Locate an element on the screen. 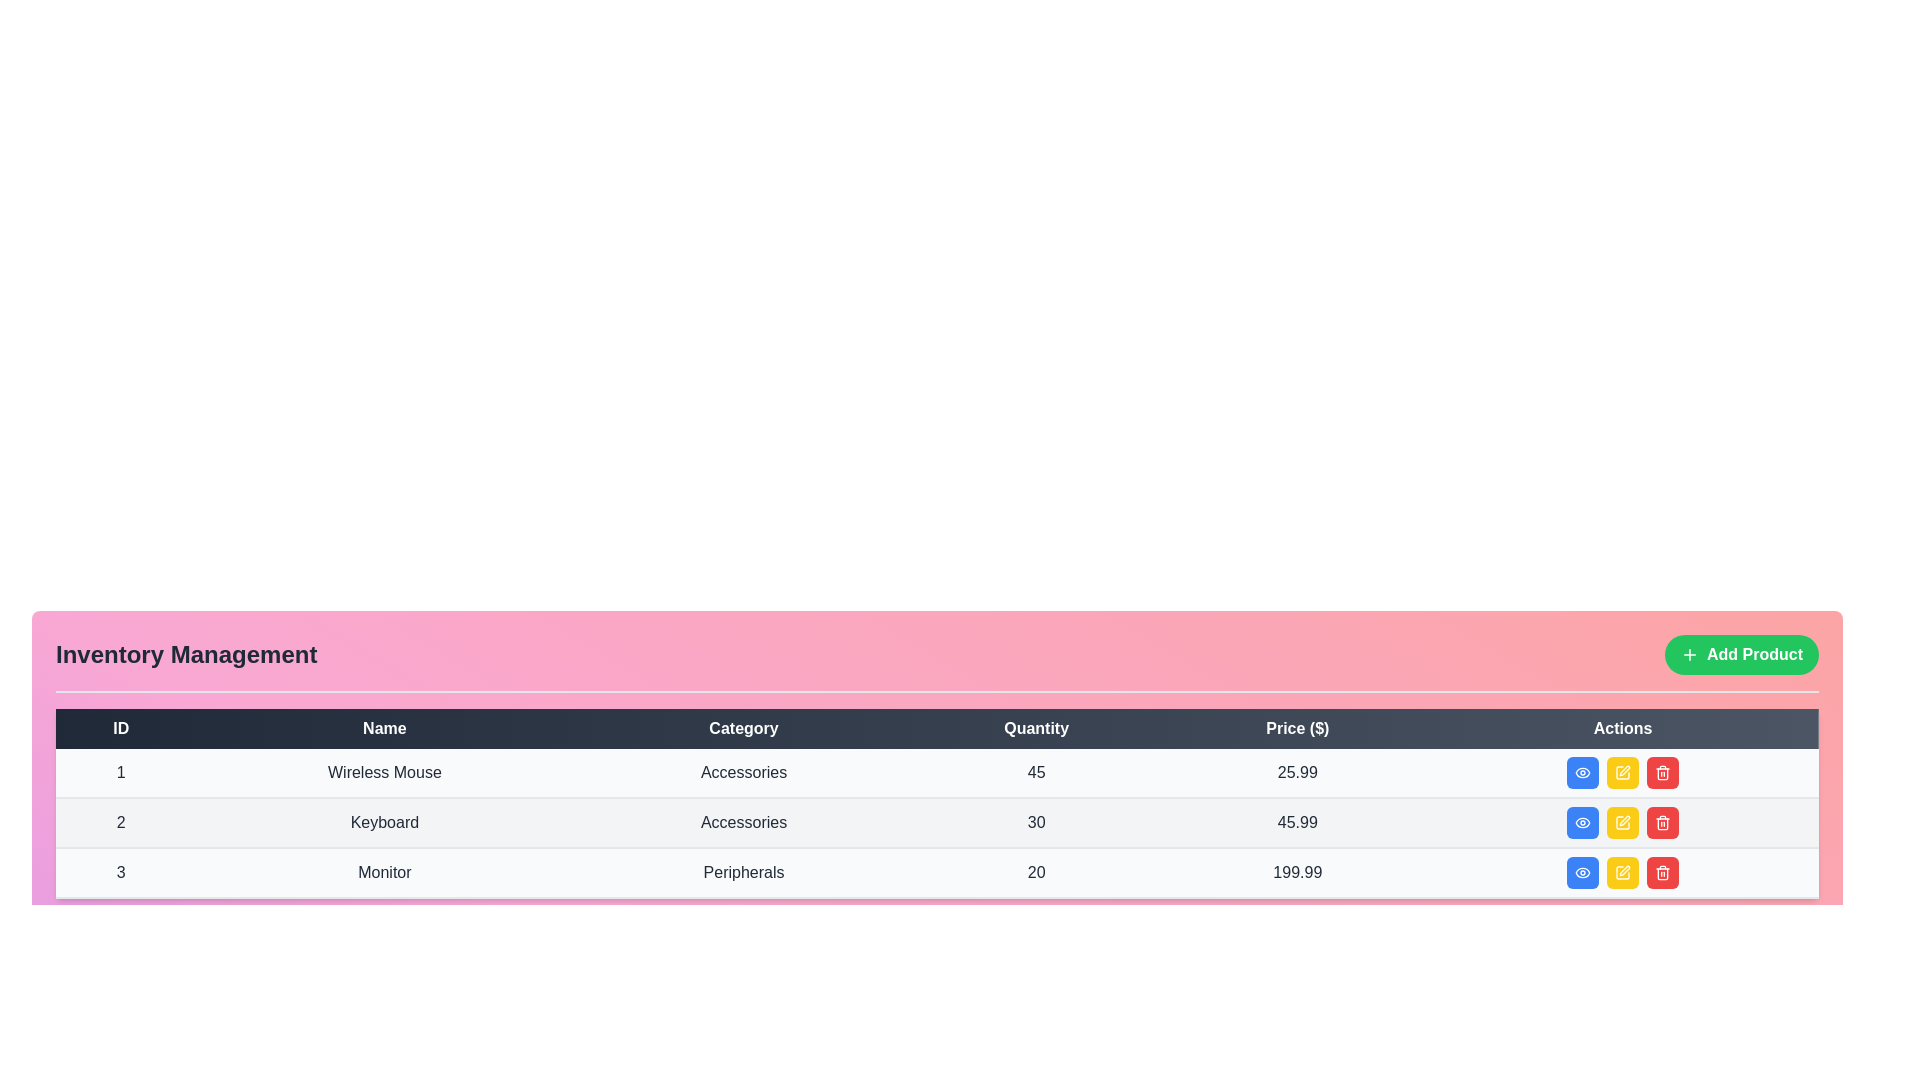 Image resolution: width=1920 pixels, height=1080 pixels. the Row Identifier displaying the number '2', which is in the leftmost column of the second row of the data table under the 'Keyboard' entry is located at coordinates (120, 822).